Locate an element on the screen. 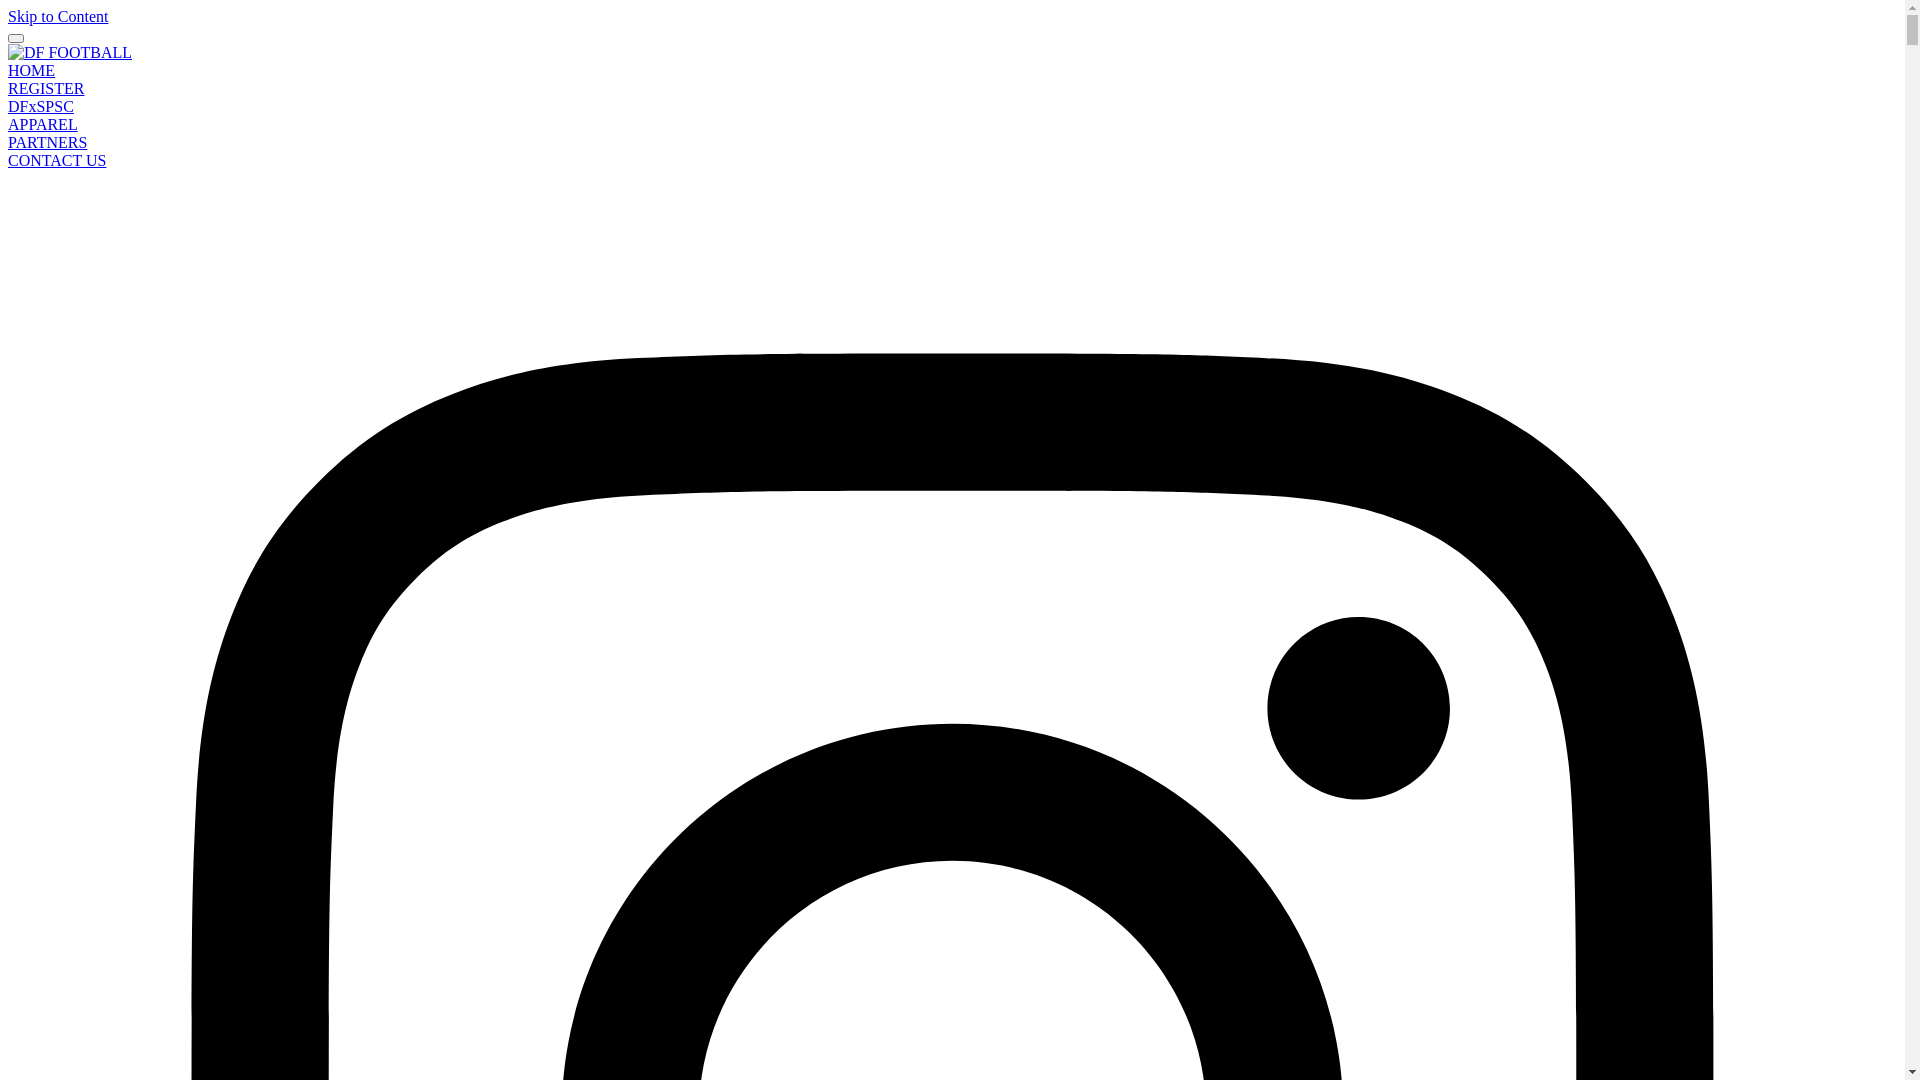 This screenshot has height=1080, width=1920. 'REGISTER' is located at coordinates (46, 87).